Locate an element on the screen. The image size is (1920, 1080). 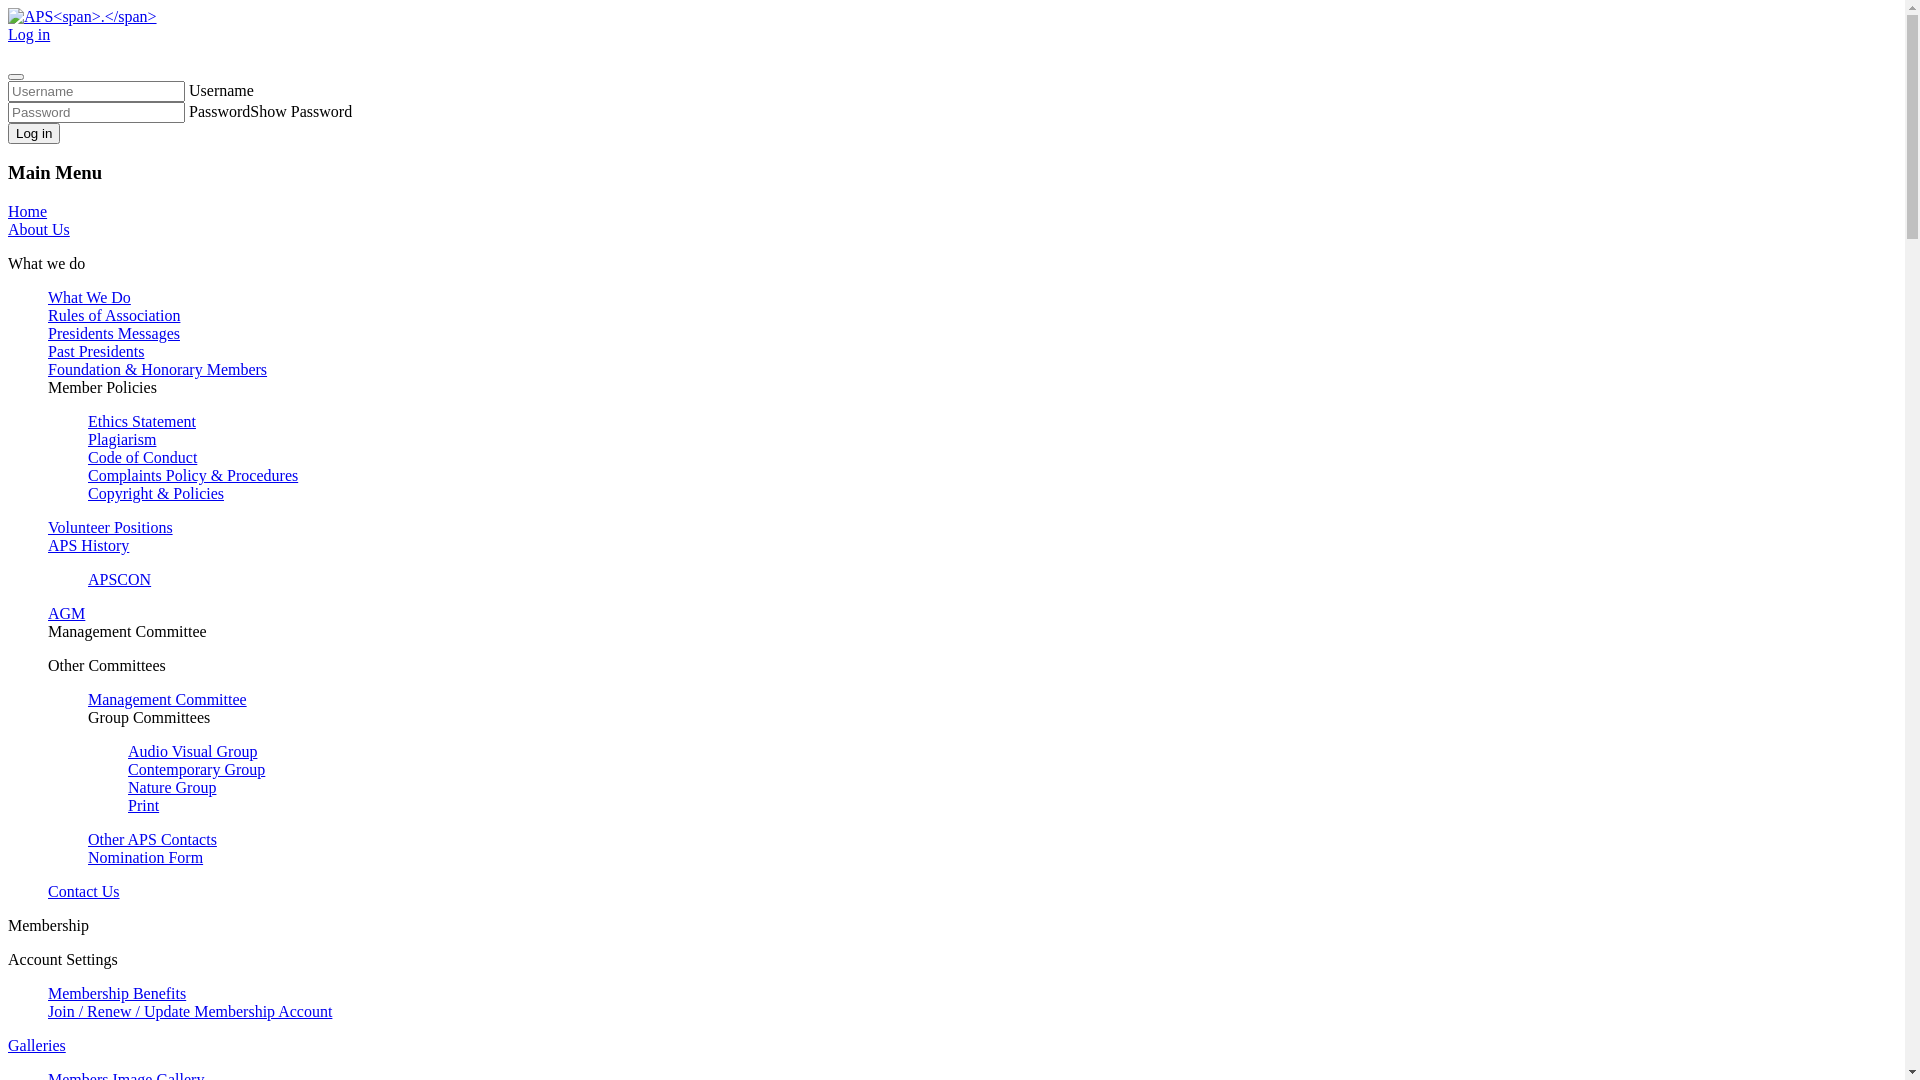
'Nomination Form' is located at coordinates (86, 856).